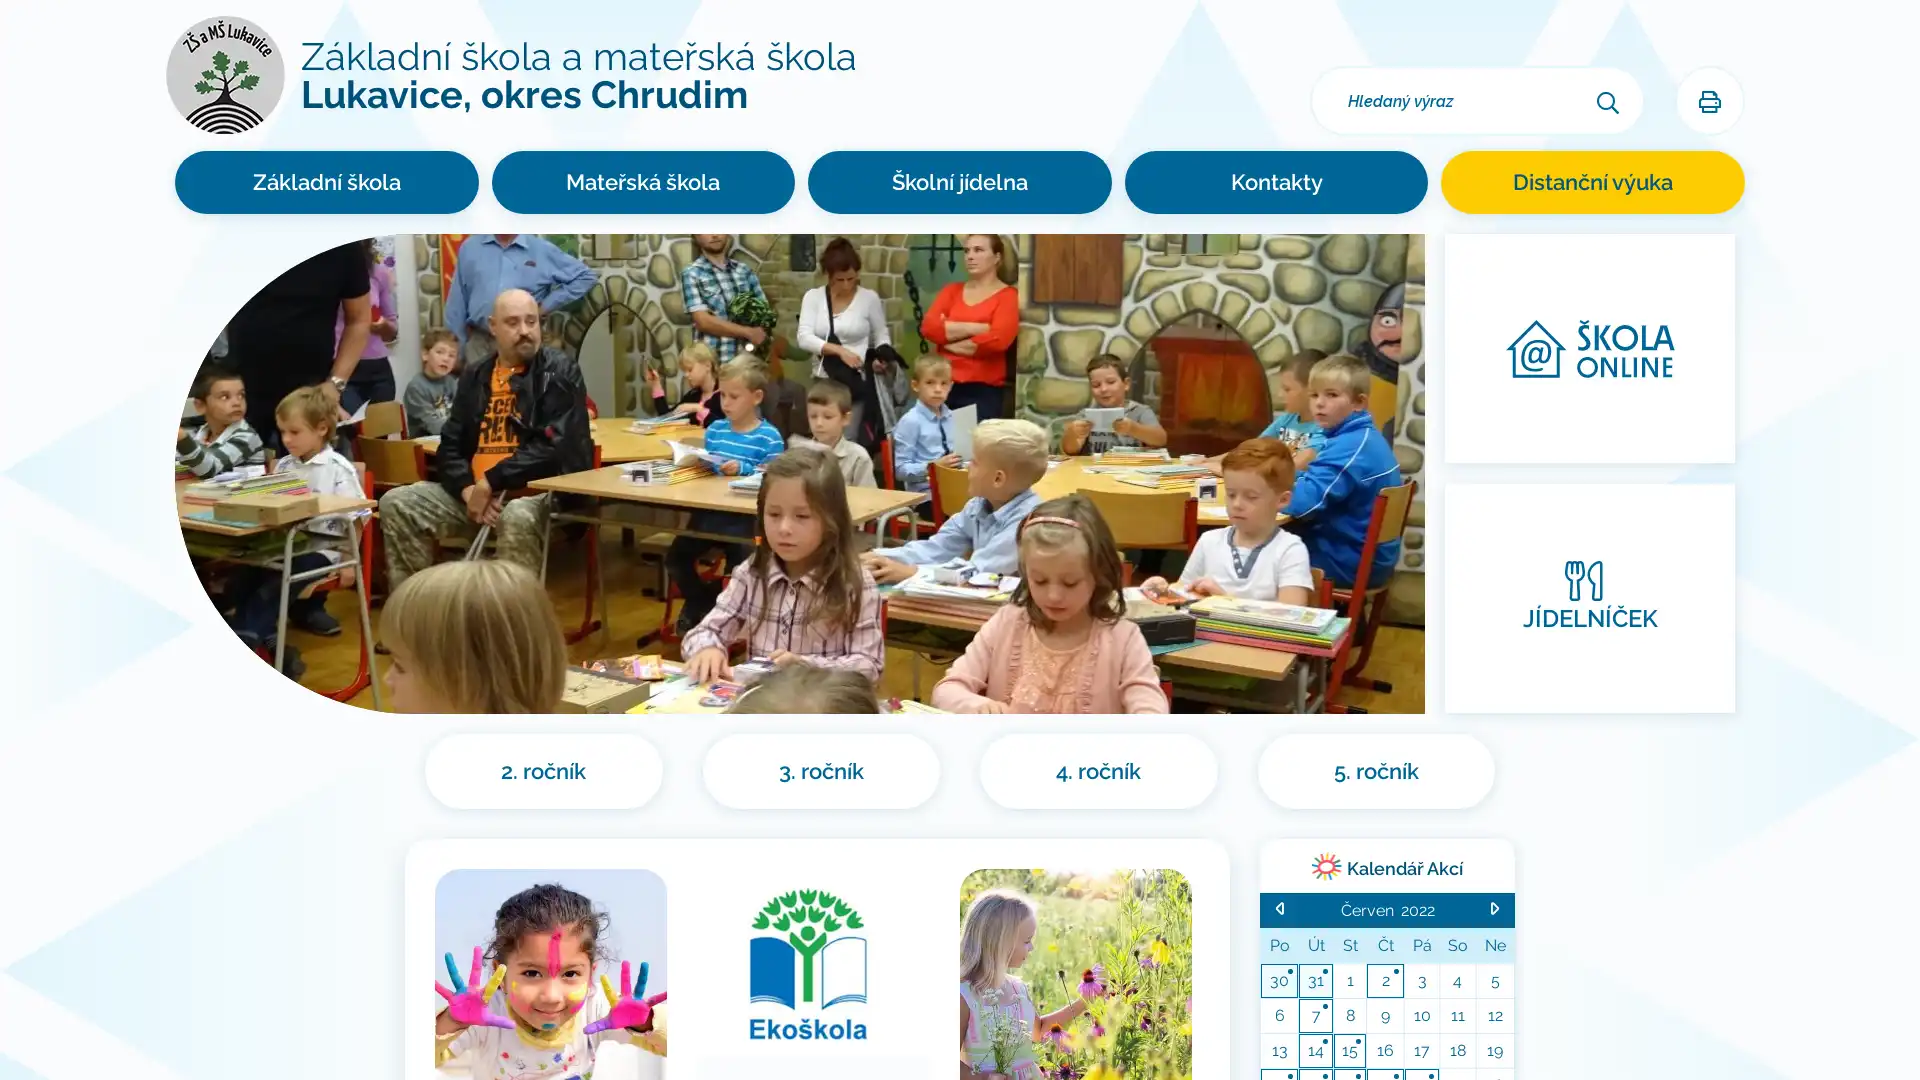 The image size is (1920, 1080). Describe the element at coordinates (1608, 100) in the screenshot. I see `Hledat` at that location.